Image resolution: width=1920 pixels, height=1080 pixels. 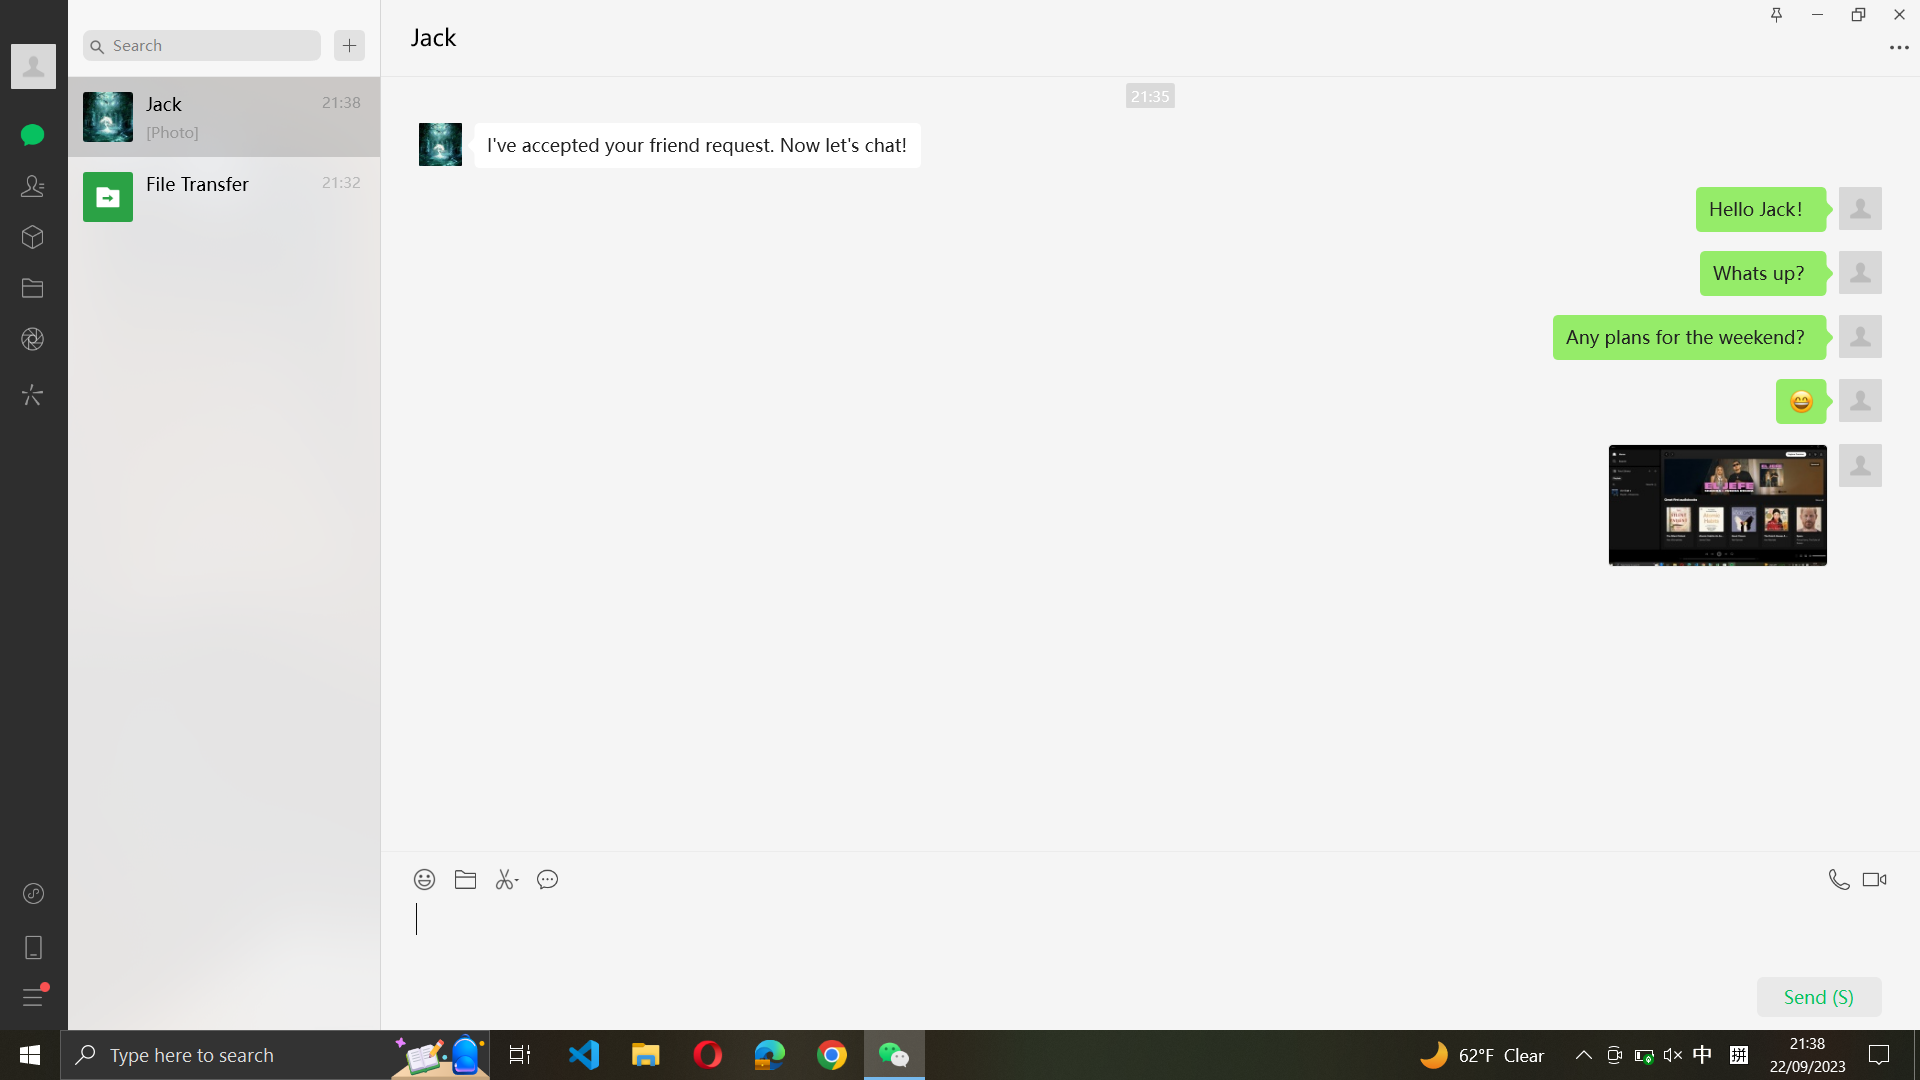 I want to click on the third conversation listed under the chat section, so click(x=33, y=135).